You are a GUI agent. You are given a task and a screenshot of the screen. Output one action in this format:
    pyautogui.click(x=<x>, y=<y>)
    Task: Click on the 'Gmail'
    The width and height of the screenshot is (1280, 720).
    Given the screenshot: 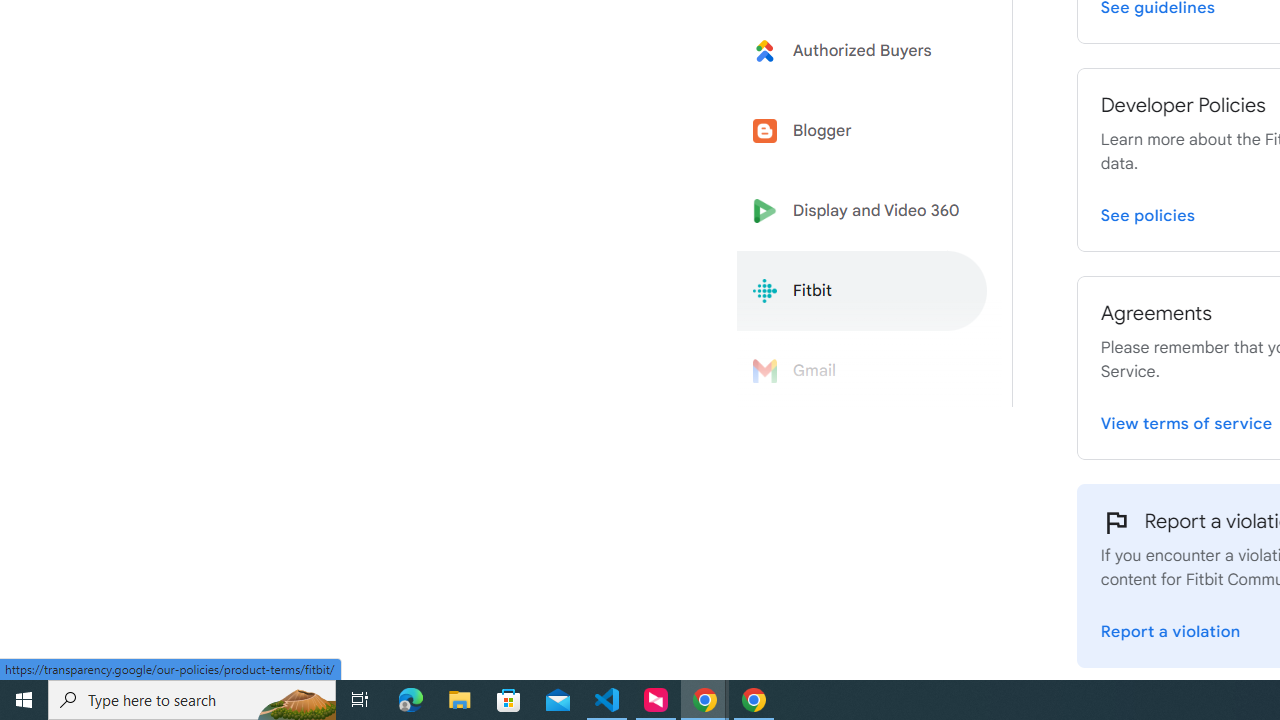 What is the action you would take?
    pyautogui.click(x=862, y=371)
    